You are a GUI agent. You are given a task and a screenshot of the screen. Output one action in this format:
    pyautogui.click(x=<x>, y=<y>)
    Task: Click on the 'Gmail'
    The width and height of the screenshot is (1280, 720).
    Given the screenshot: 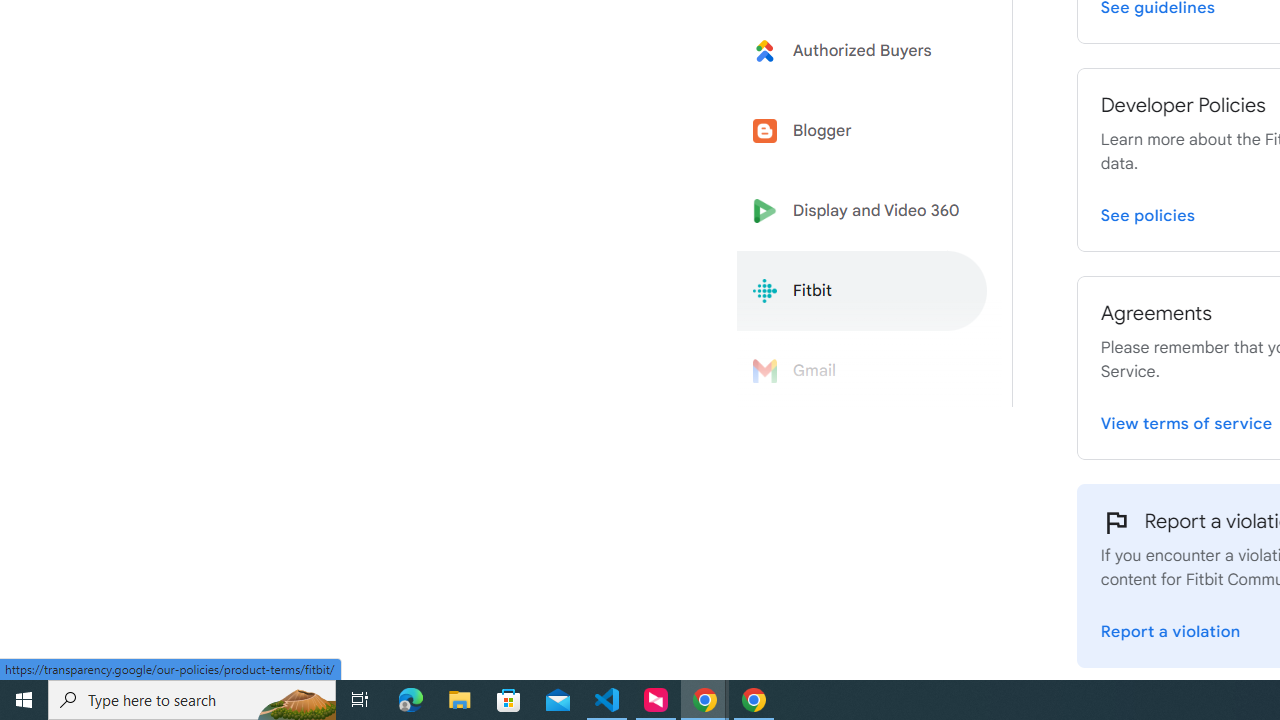 What is the action you would take?
    pyautogui.click(x=862, y=371)
    